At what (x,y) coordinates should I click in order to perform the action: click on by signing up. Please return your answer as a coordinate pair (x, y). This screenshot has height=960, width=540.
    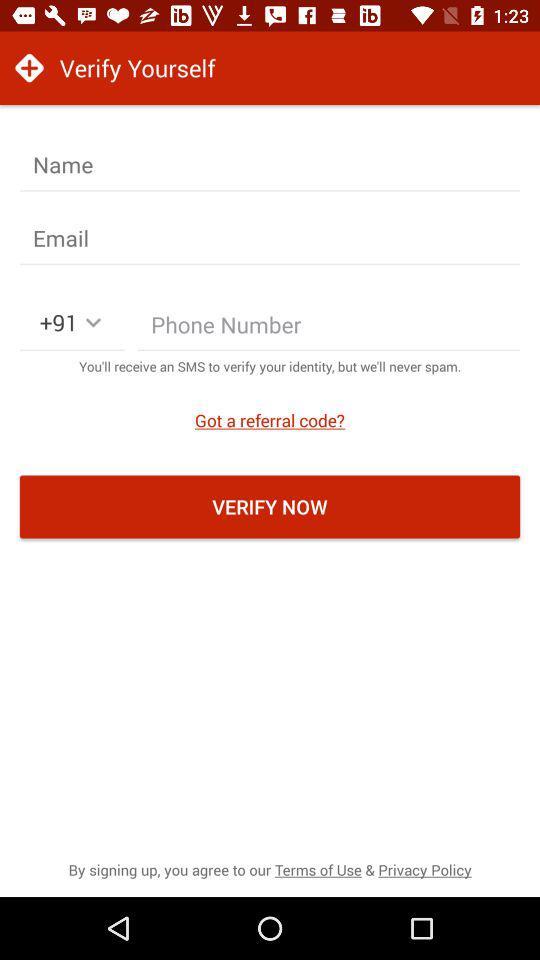
    Looking at the image, I should click on (270, 868).